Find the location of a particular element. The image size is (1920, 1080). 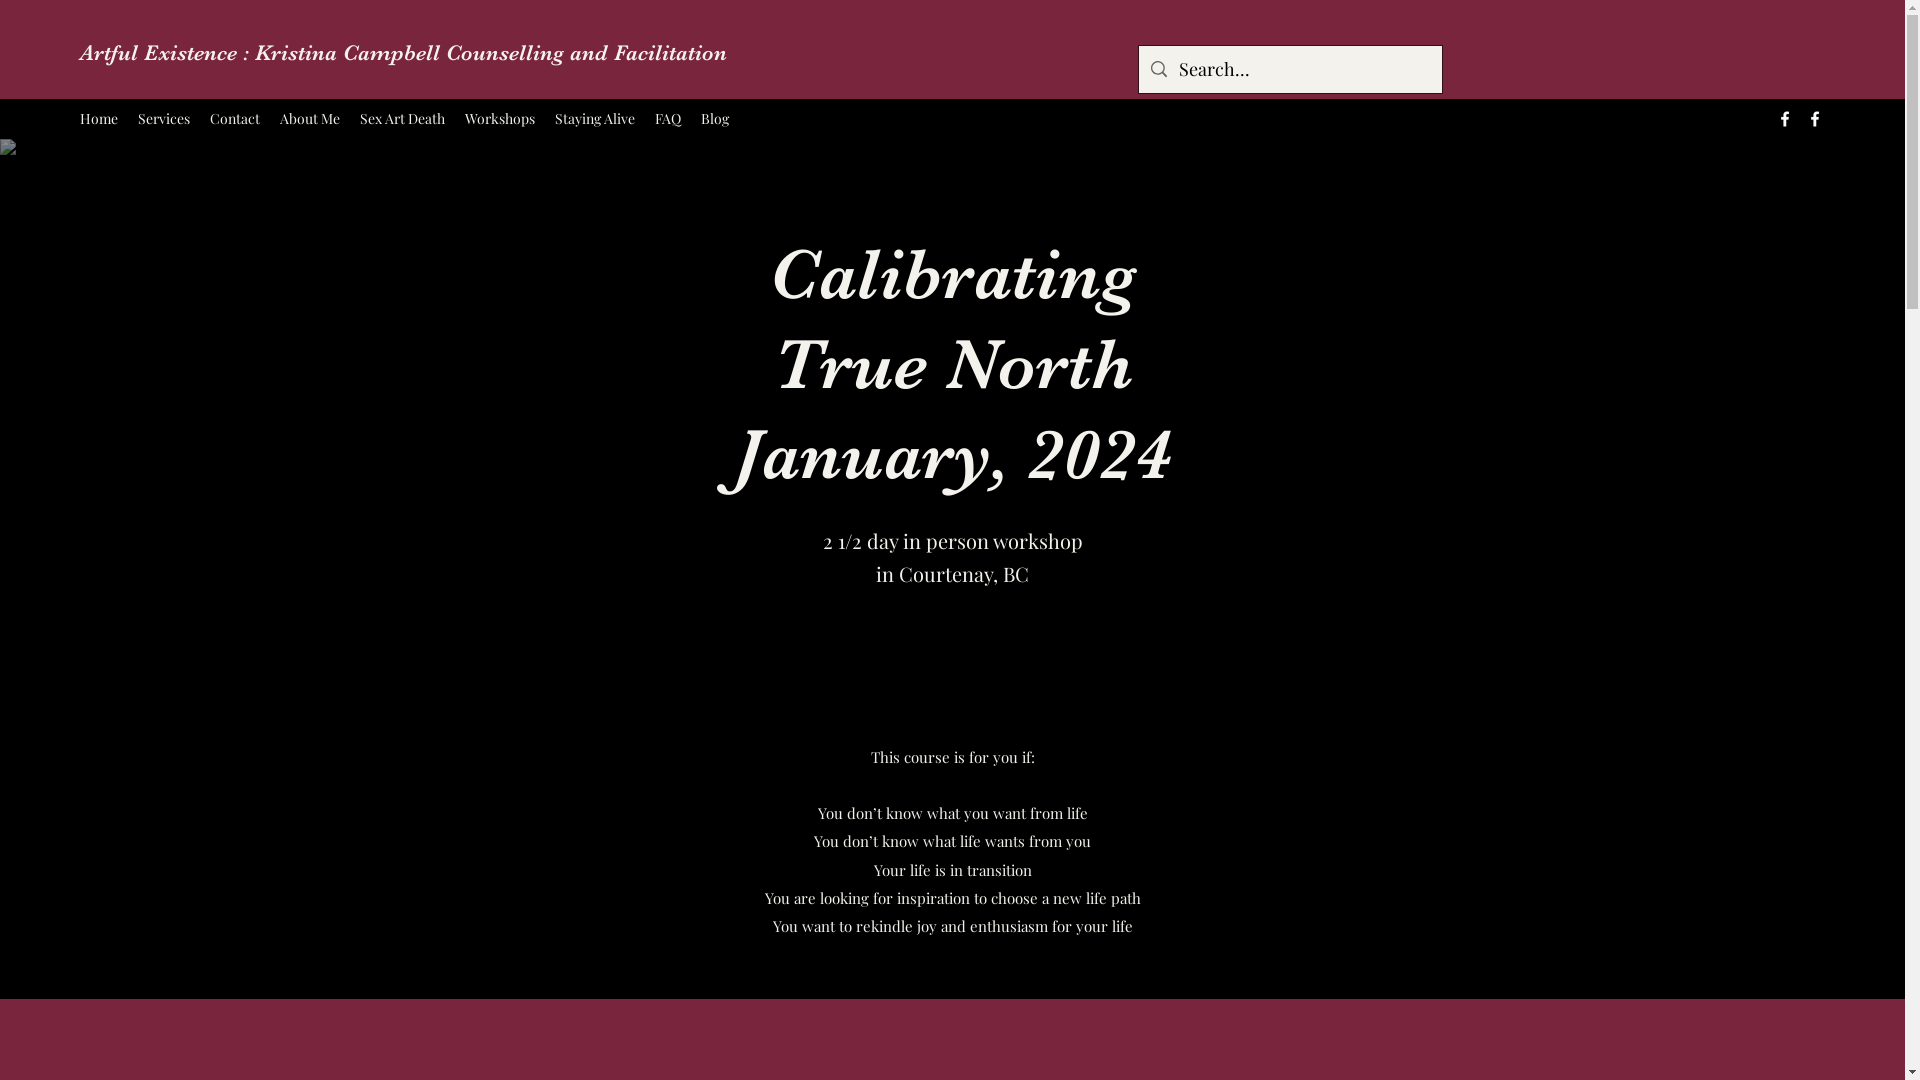

'About Me' is located at coordinates (309, 119).